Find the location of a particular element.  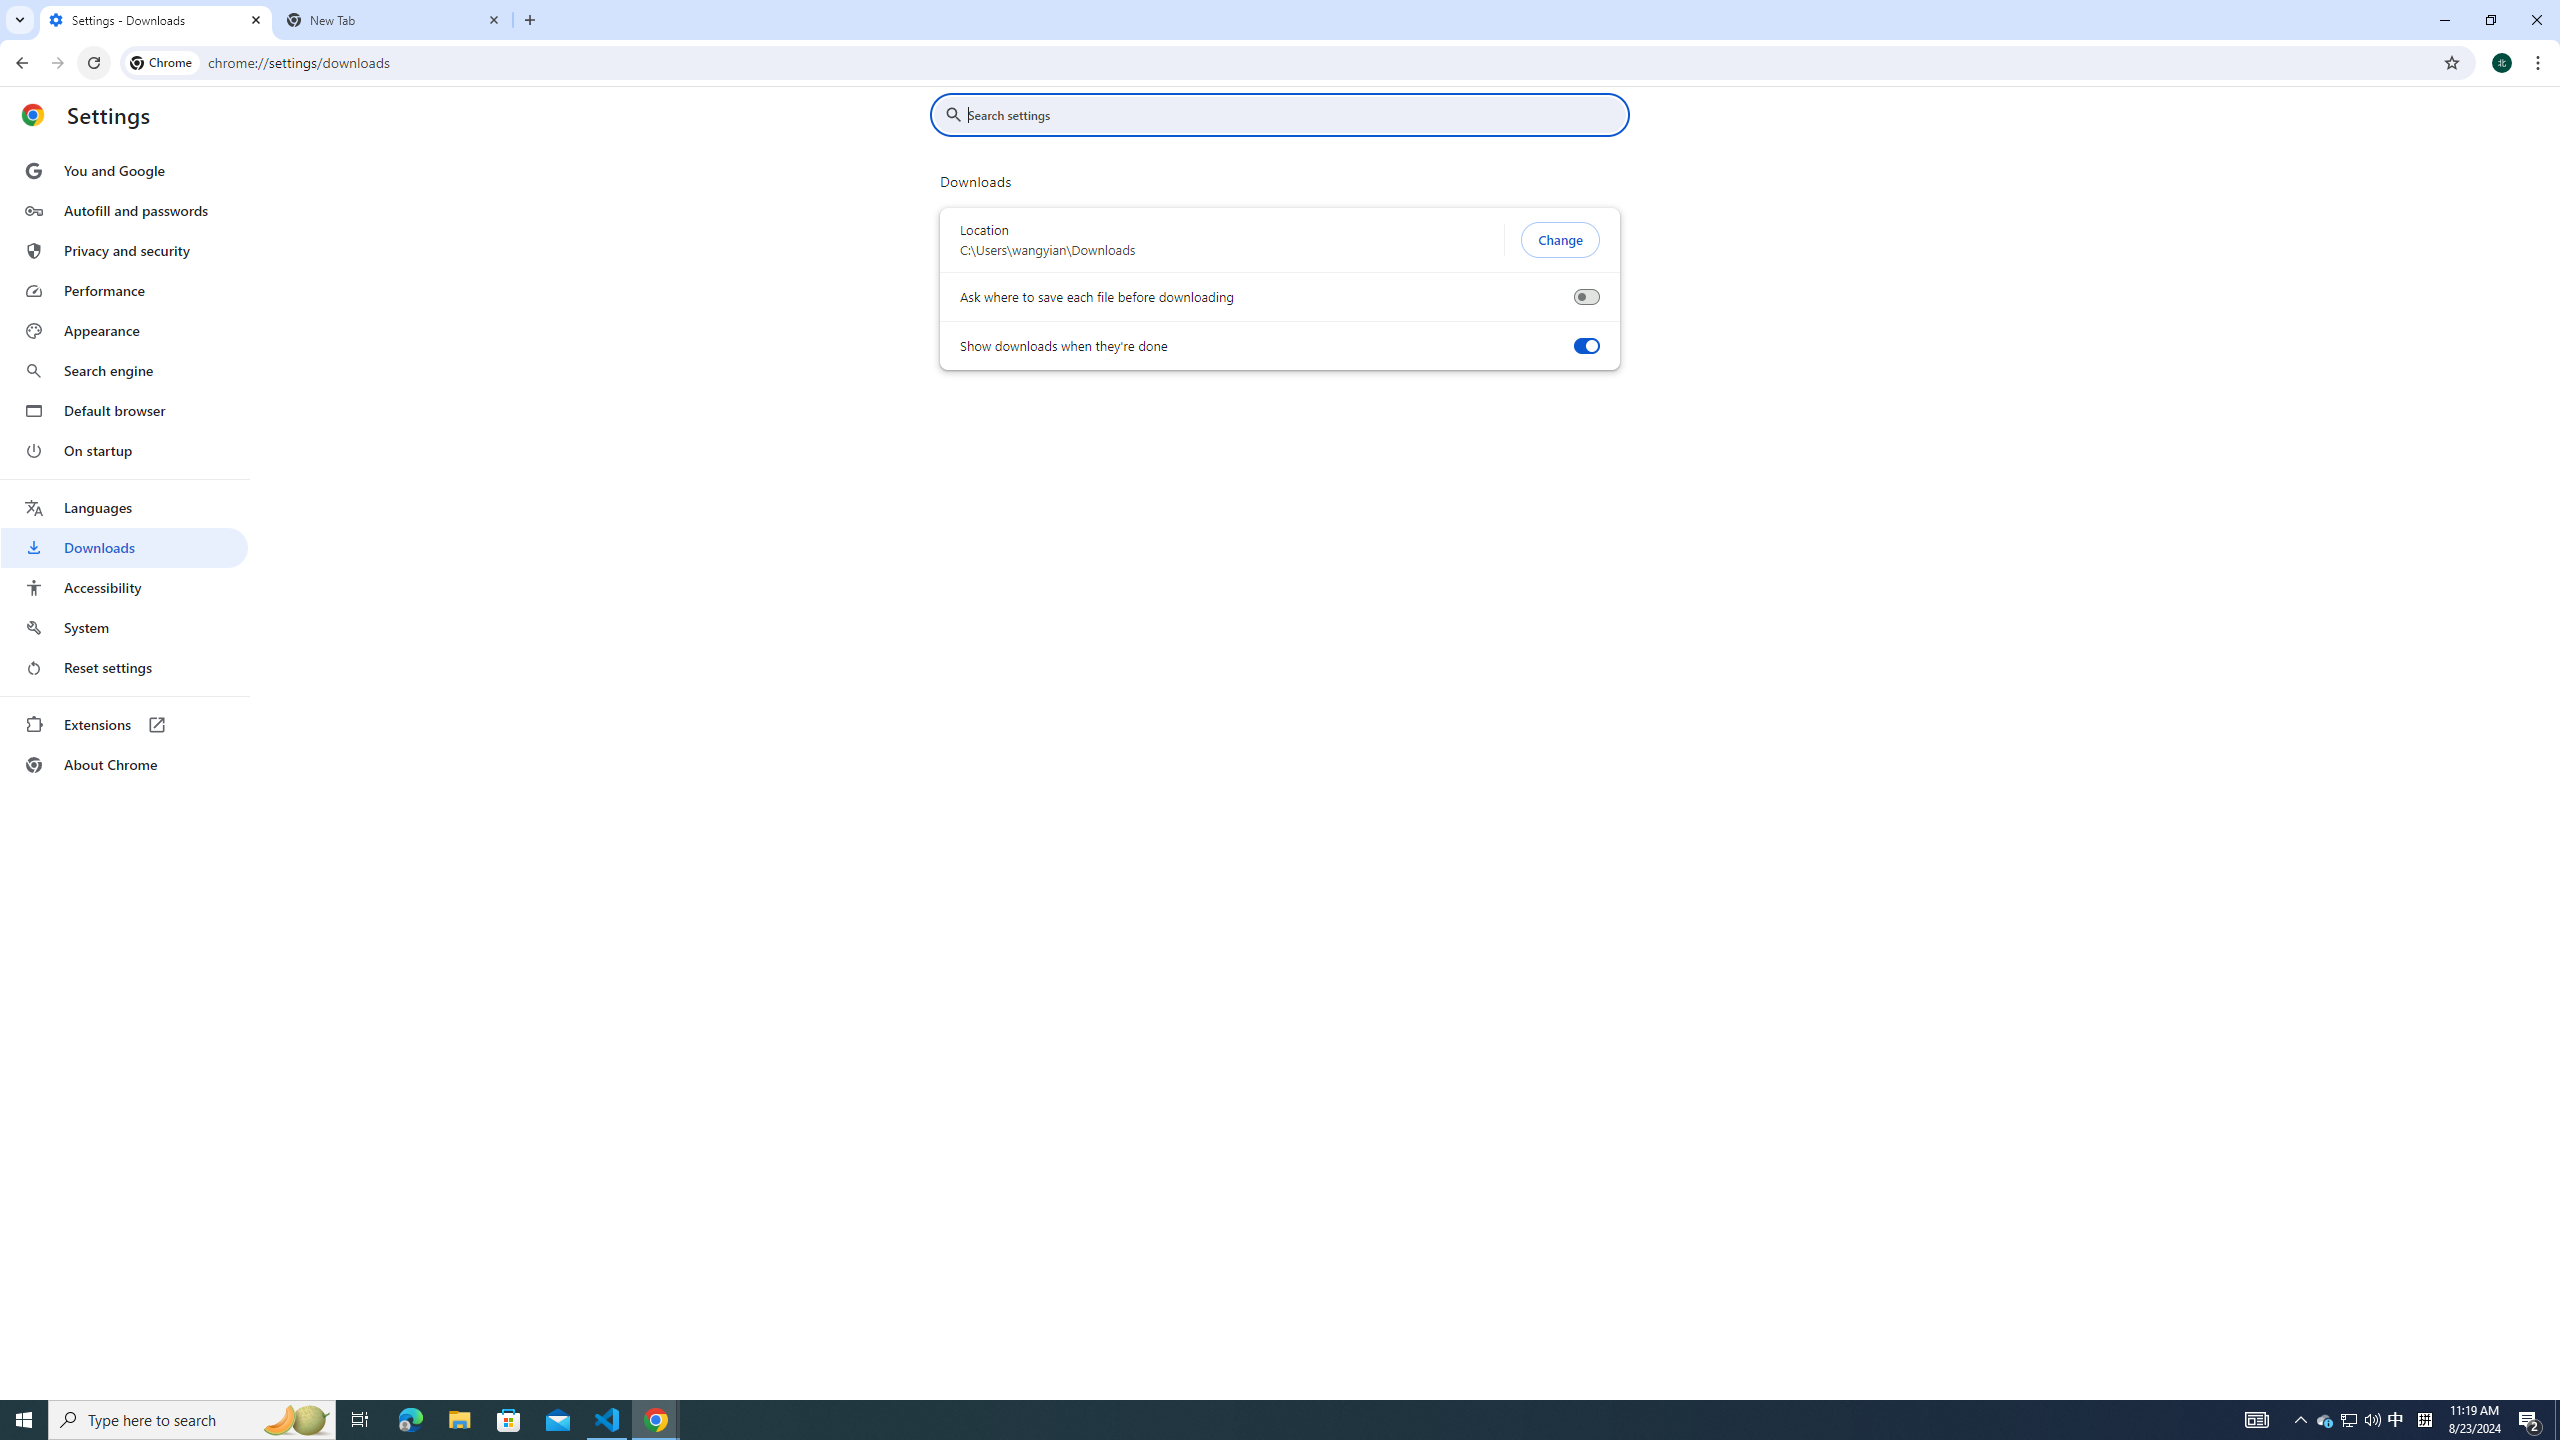

'New Tab' is located at coordinates (394, 19).